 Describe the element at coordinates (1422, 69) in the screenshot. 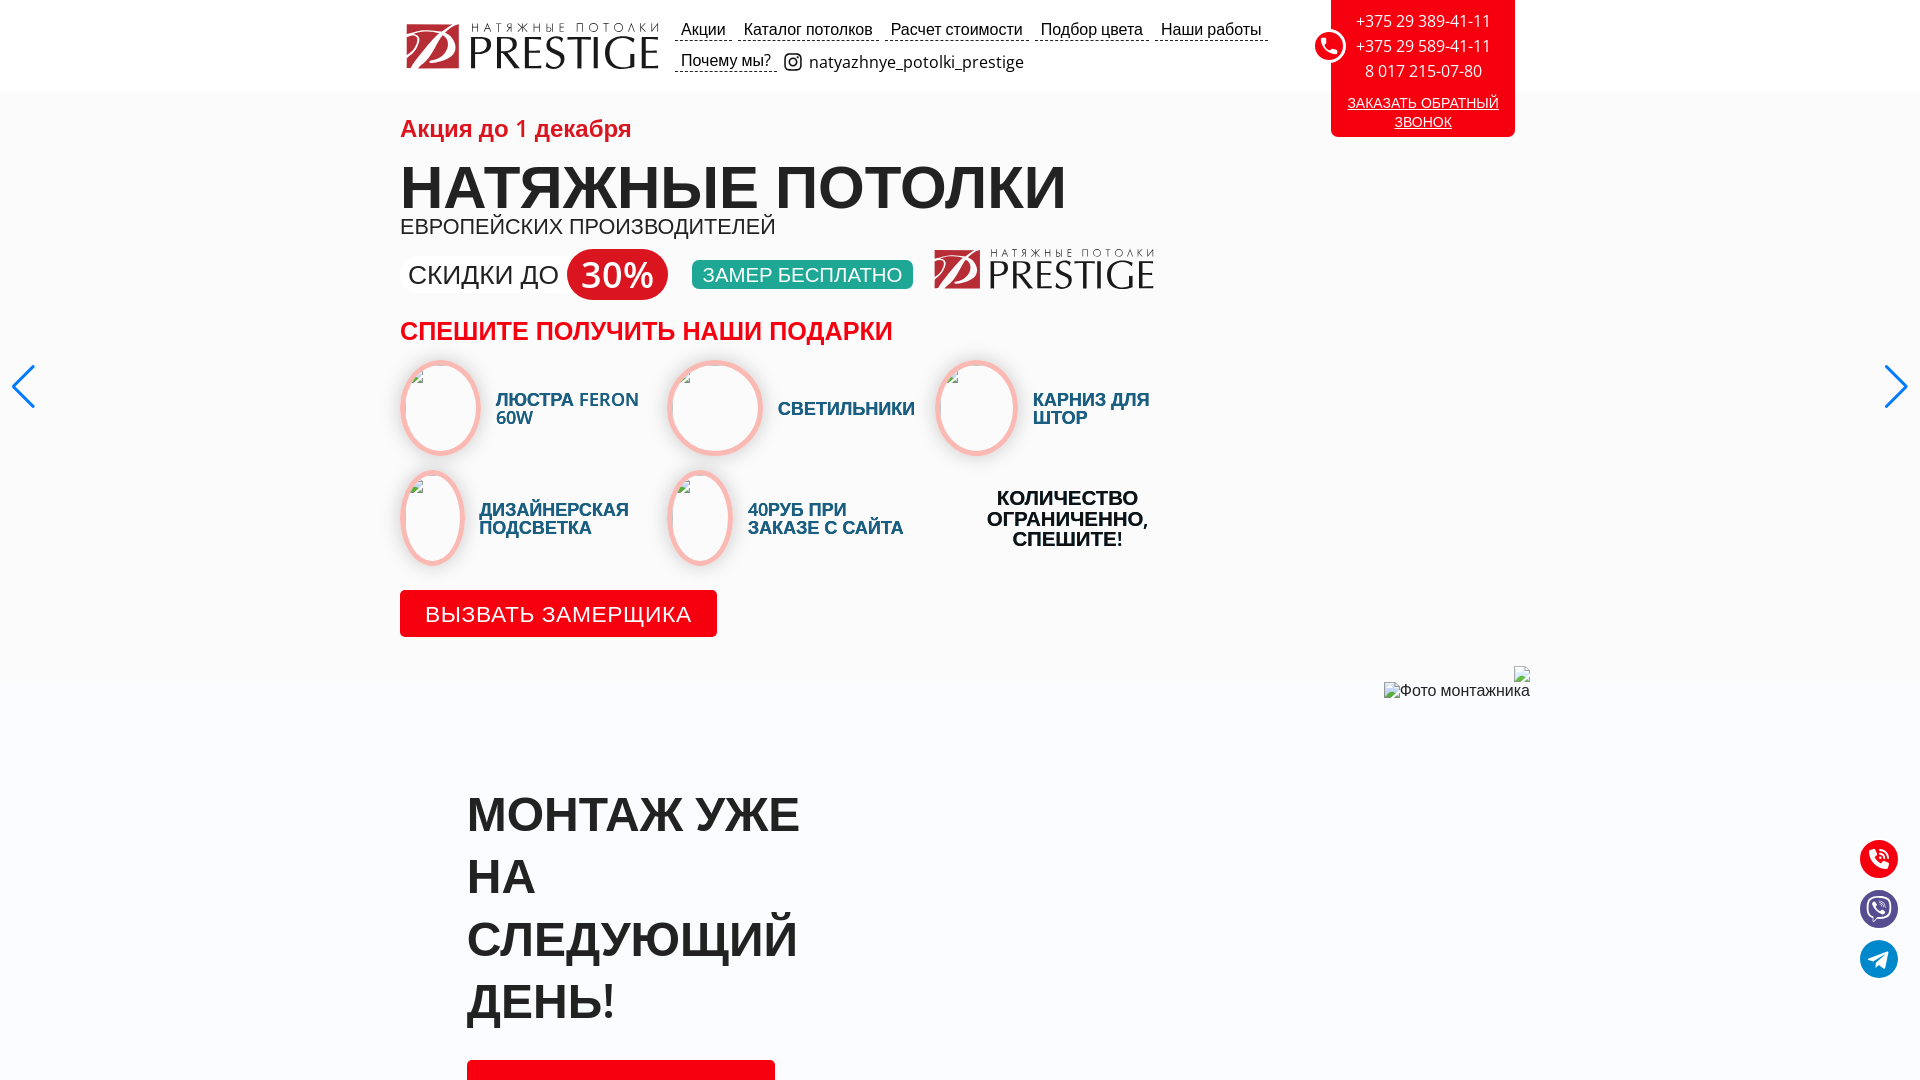

I see `'8 017 215-07-80'` at that location.